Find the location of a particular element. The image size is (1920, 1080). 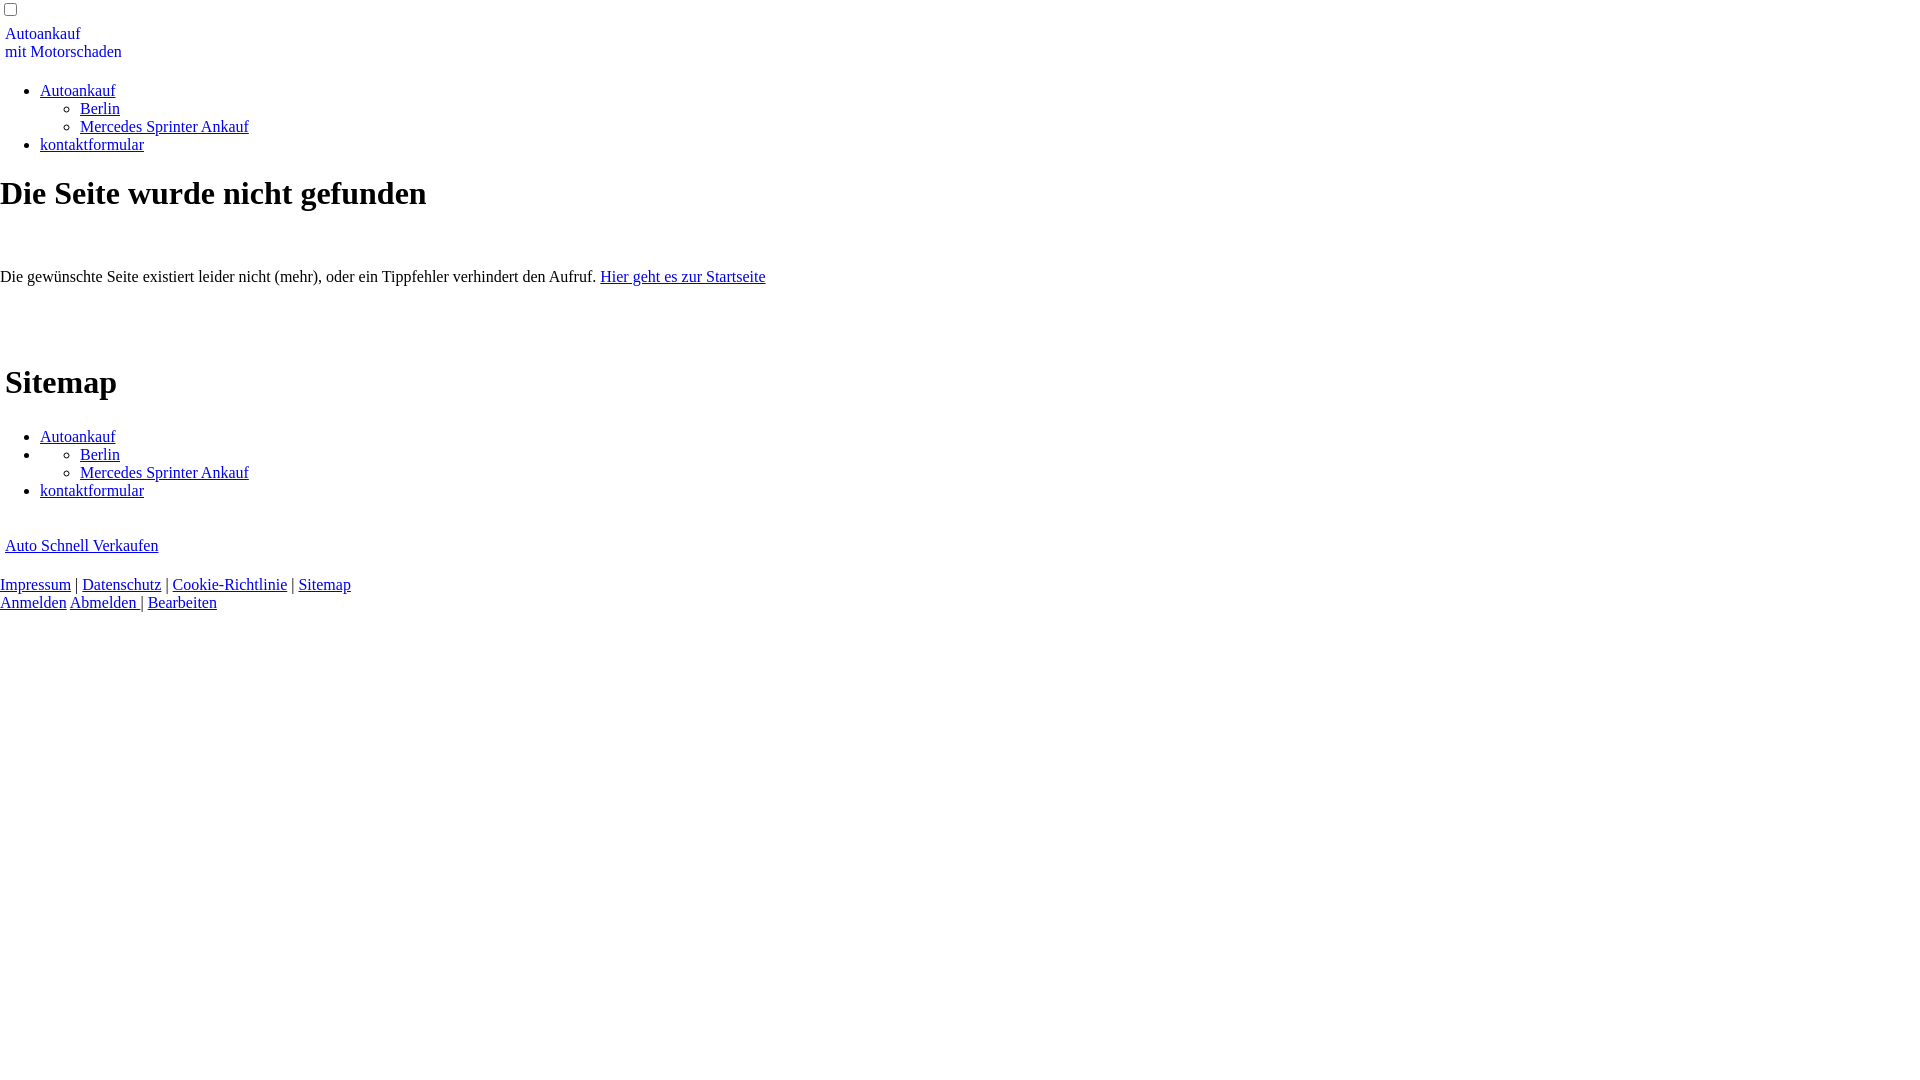

'Datenschutz' is located at coordinates (120, 584).